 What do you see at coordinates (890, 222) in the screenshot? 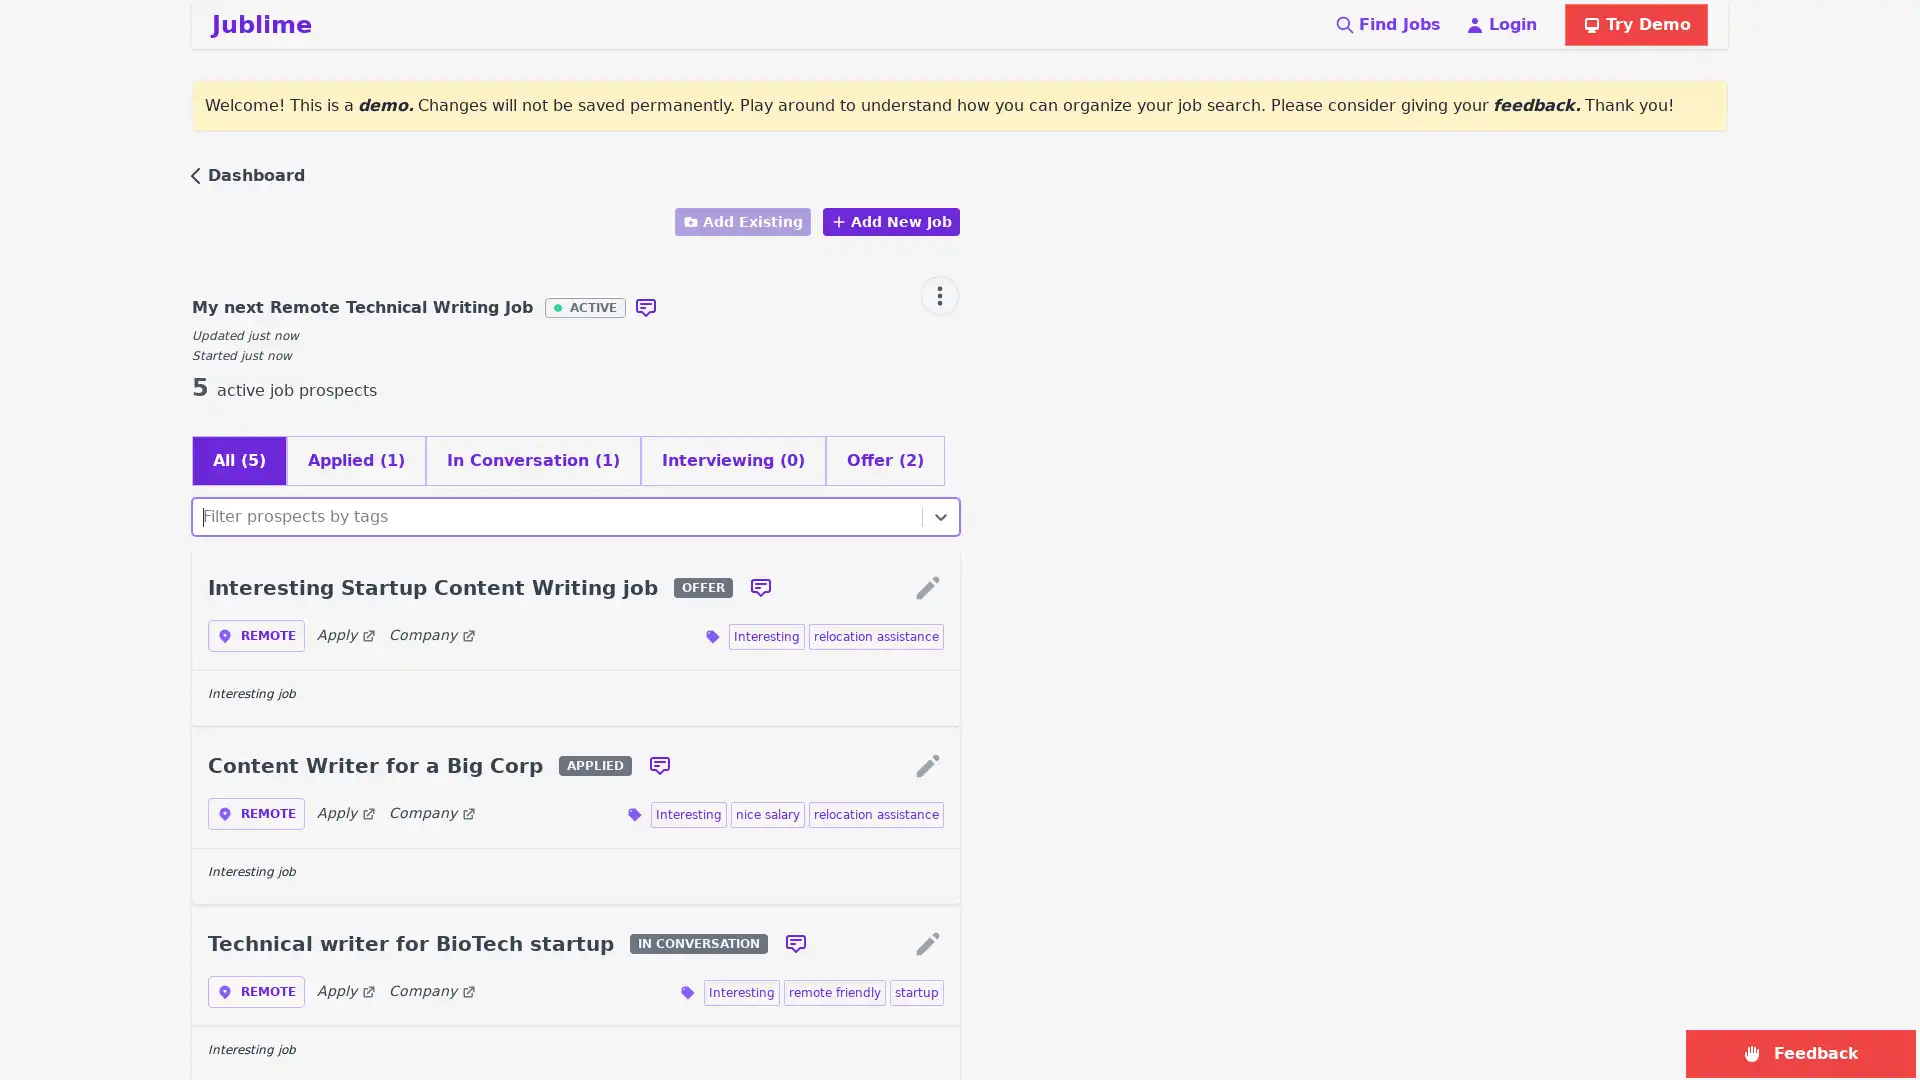
I see `Add New Job` at bounding box center [890, 222].